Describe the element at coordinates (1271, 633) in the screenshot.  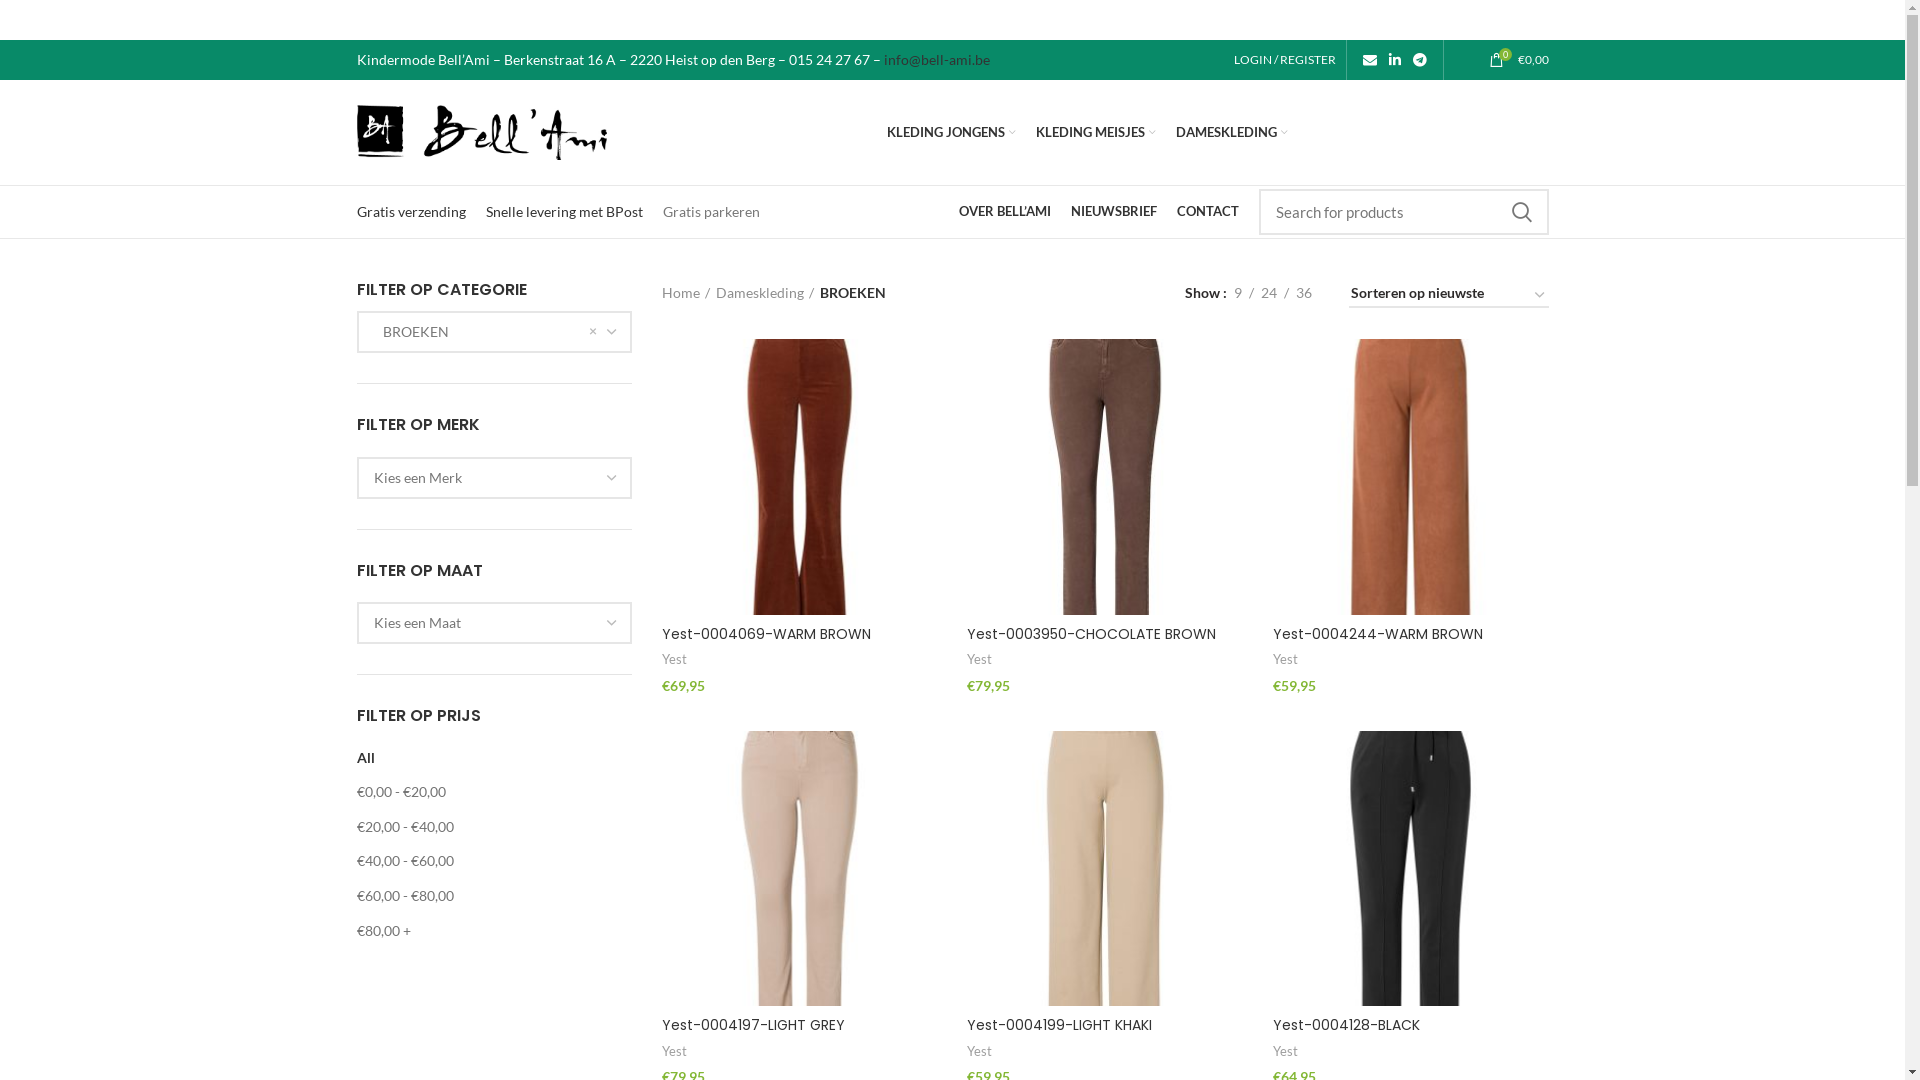
I see `'Yest-0004244-WARM BROWN'` at that location.